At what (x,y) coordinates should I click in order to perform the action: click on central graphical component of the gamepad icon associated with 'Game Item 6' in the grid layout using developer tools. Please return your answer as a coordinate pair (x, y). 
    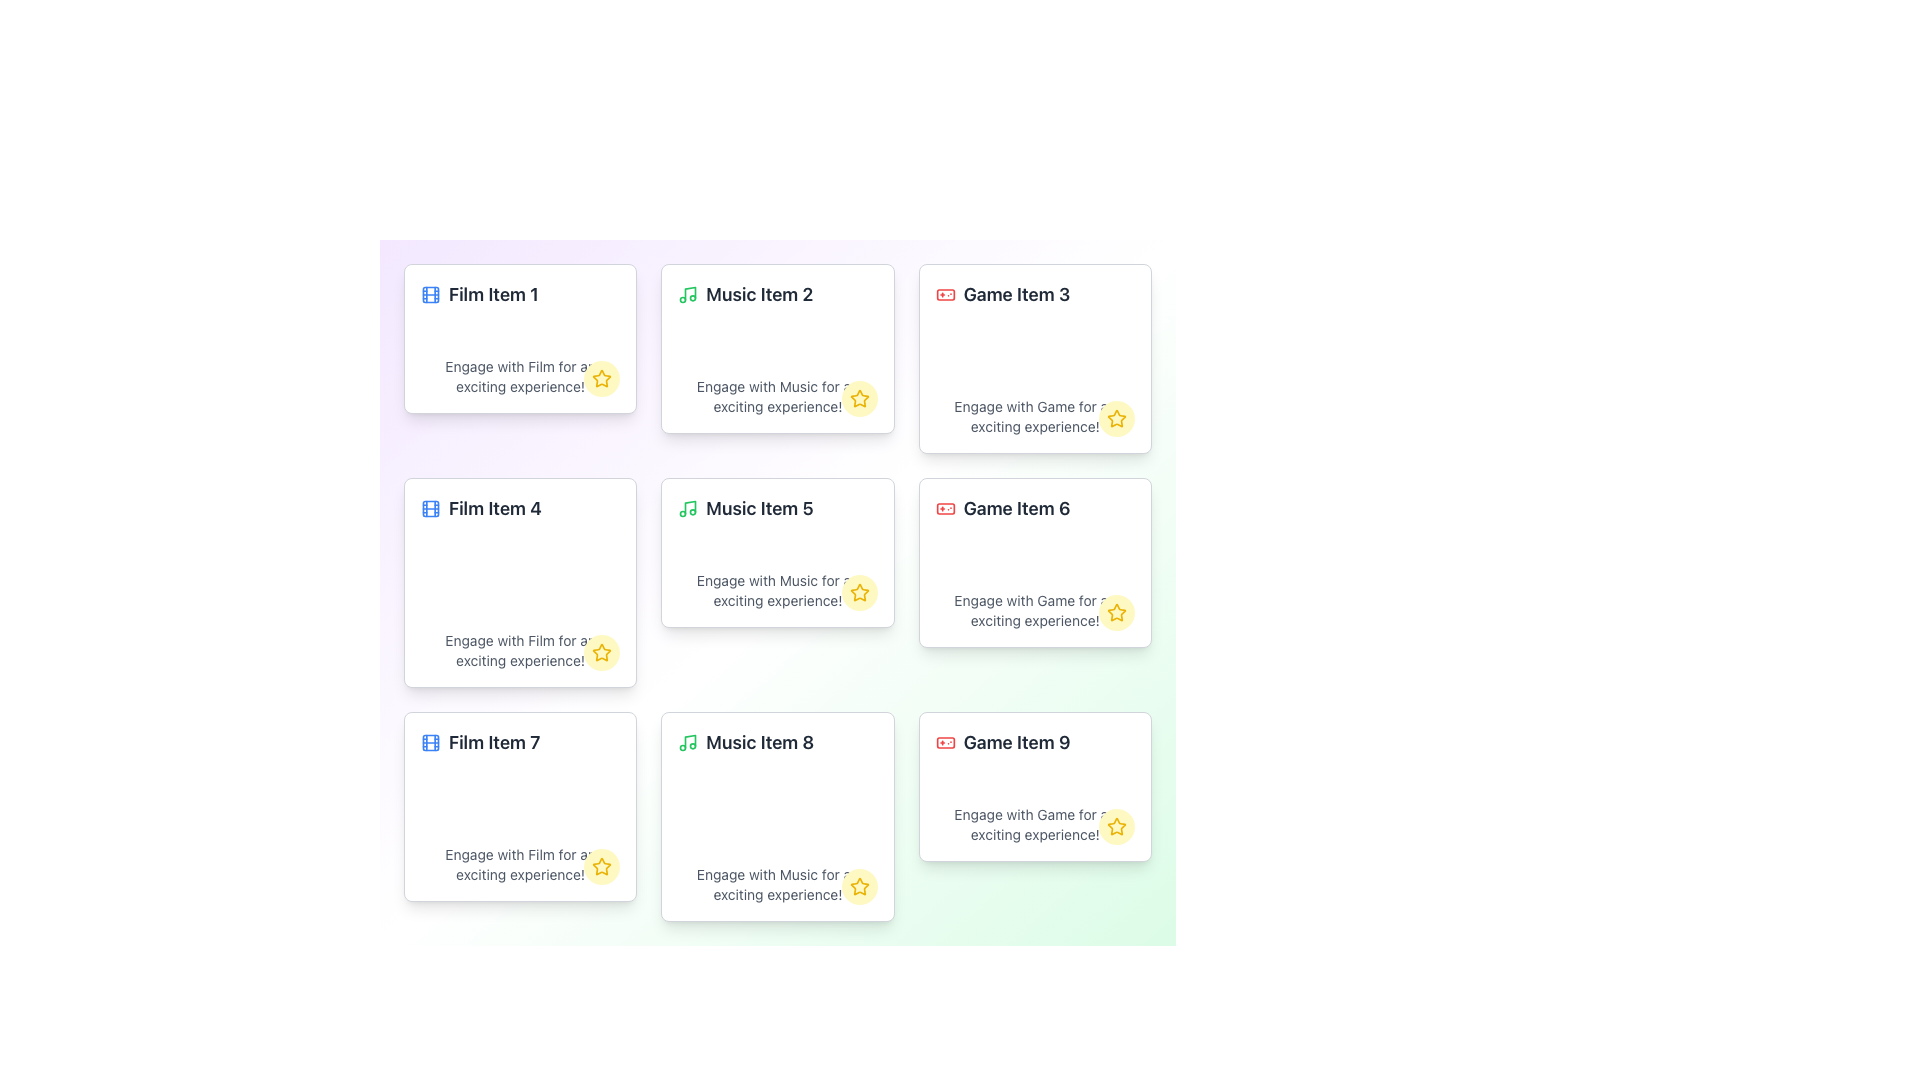
    Looking at the image, I should click on (944, 508).